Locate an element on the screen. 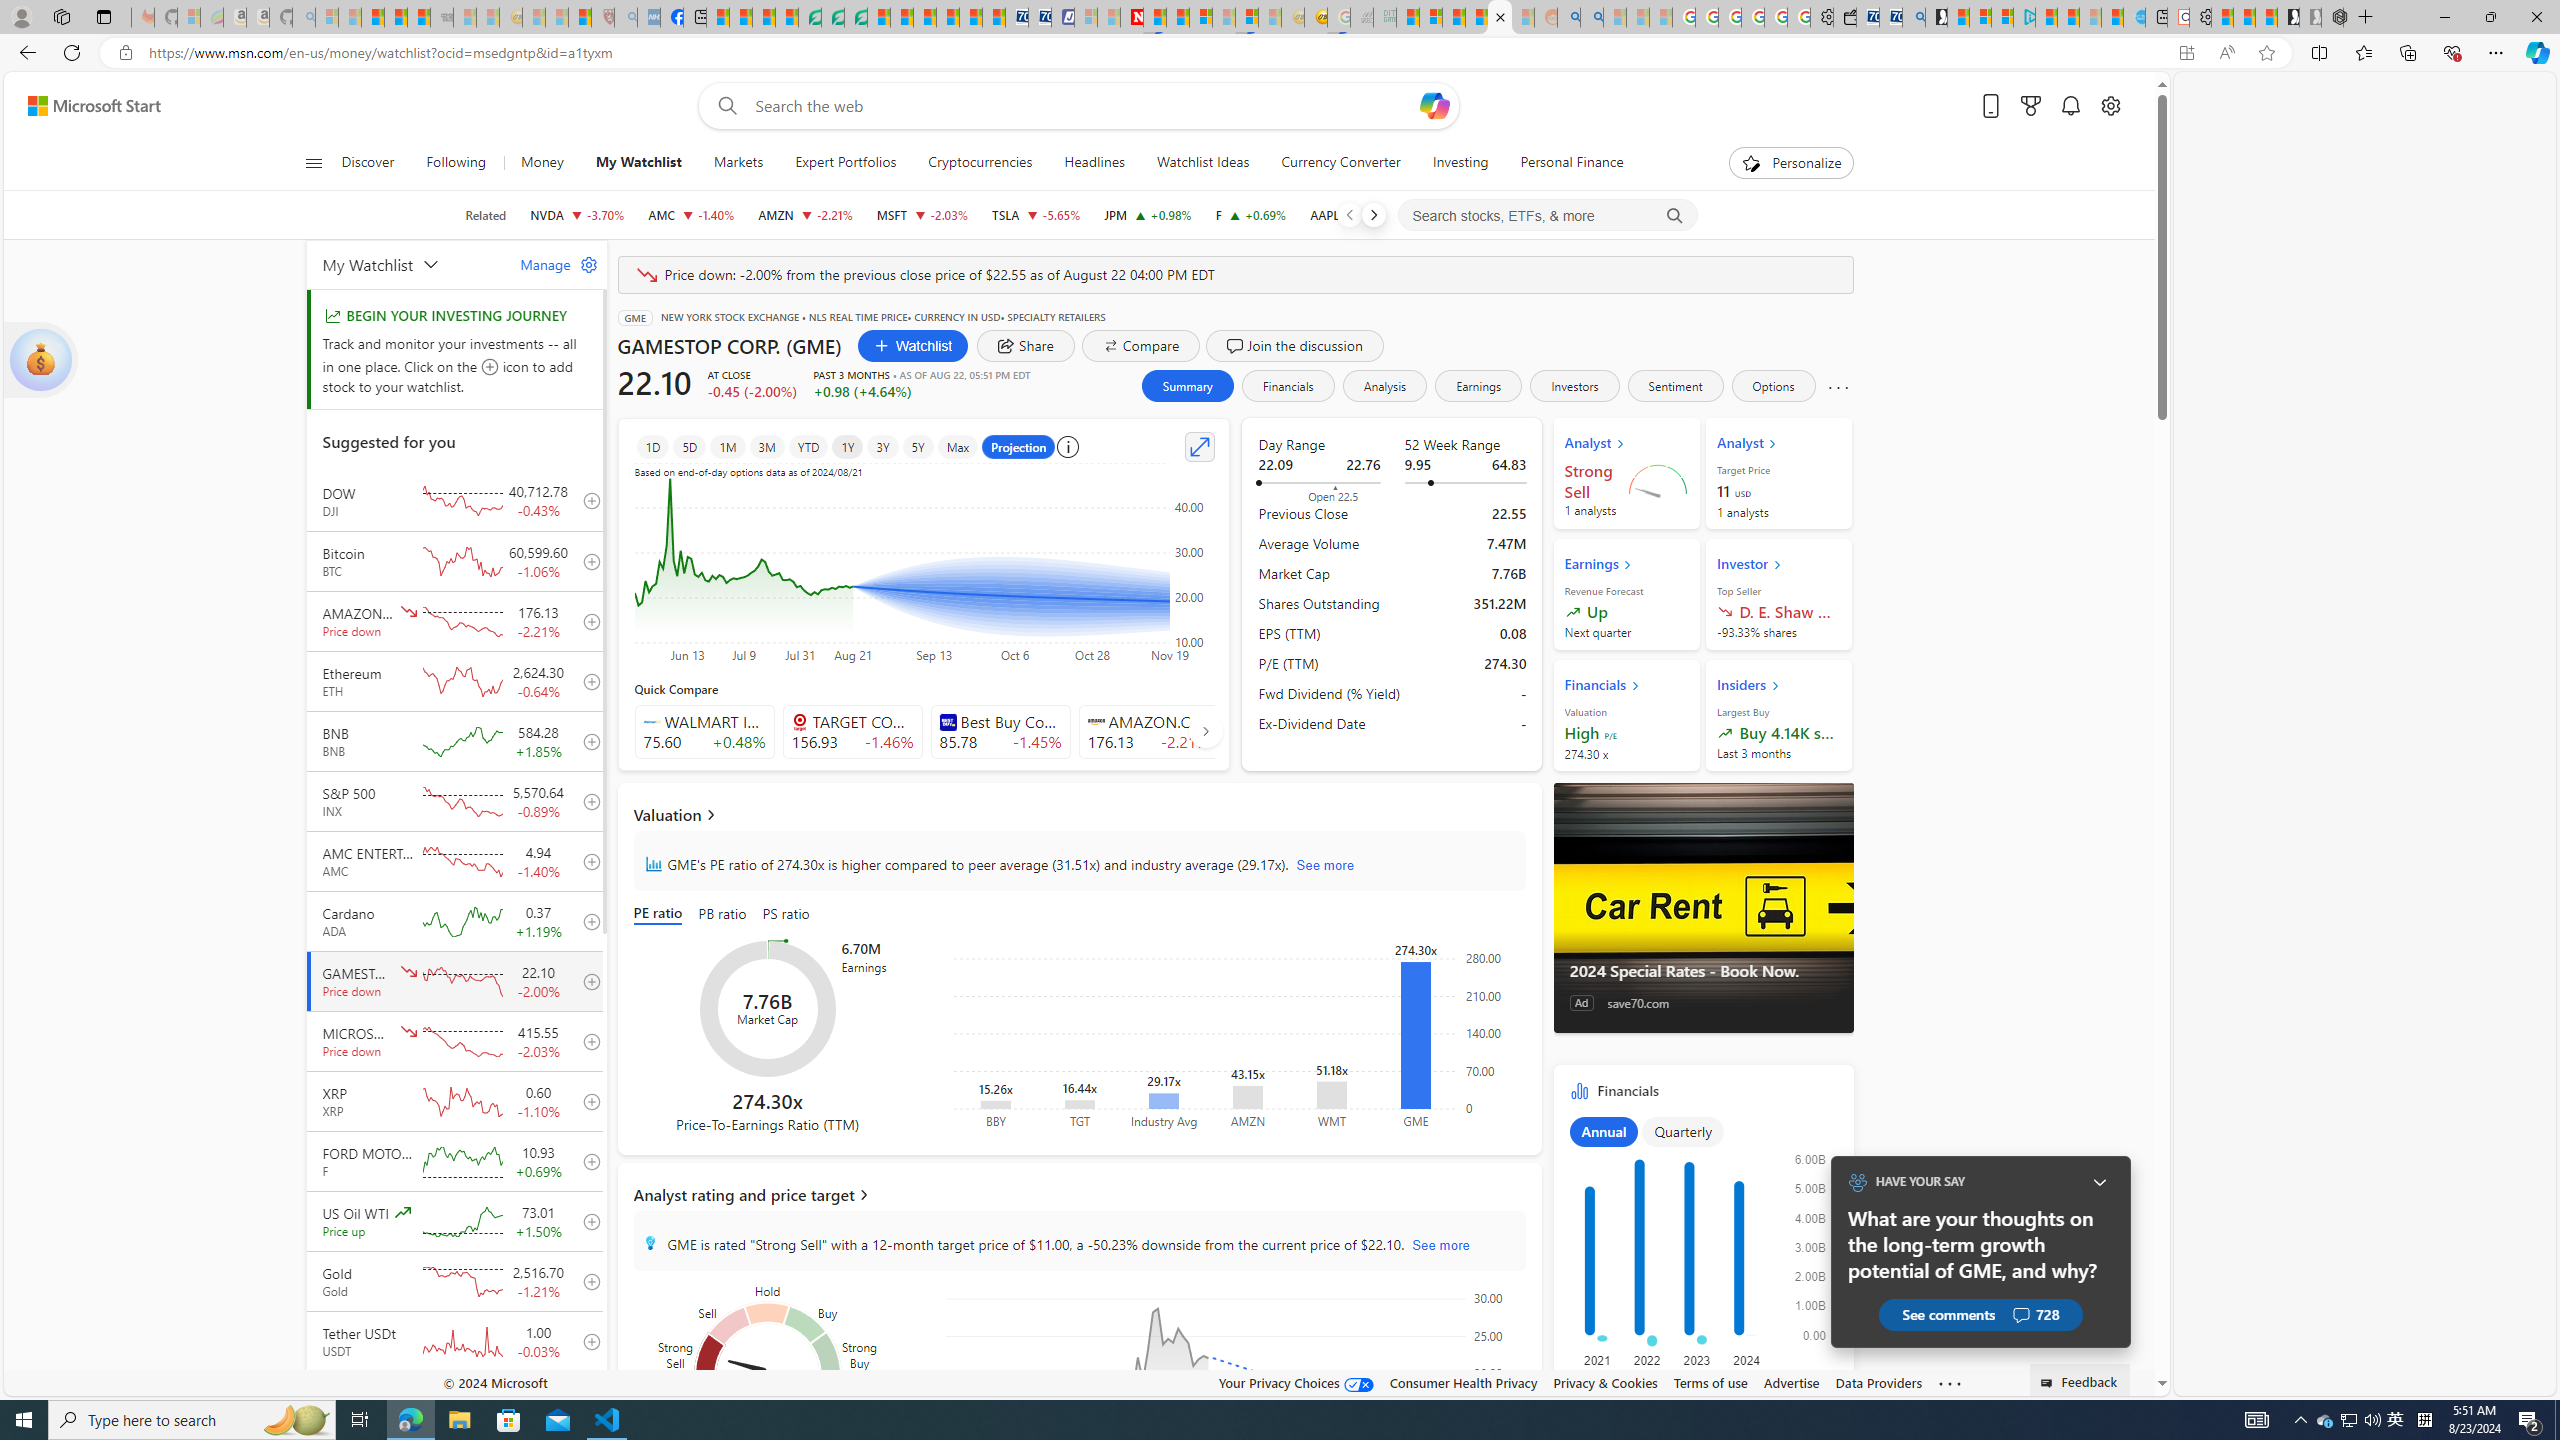 Image resolution: width=2560 pixels, height=1440 pixels. 'Expert Portfolios' is located at coordinates (845, 162).